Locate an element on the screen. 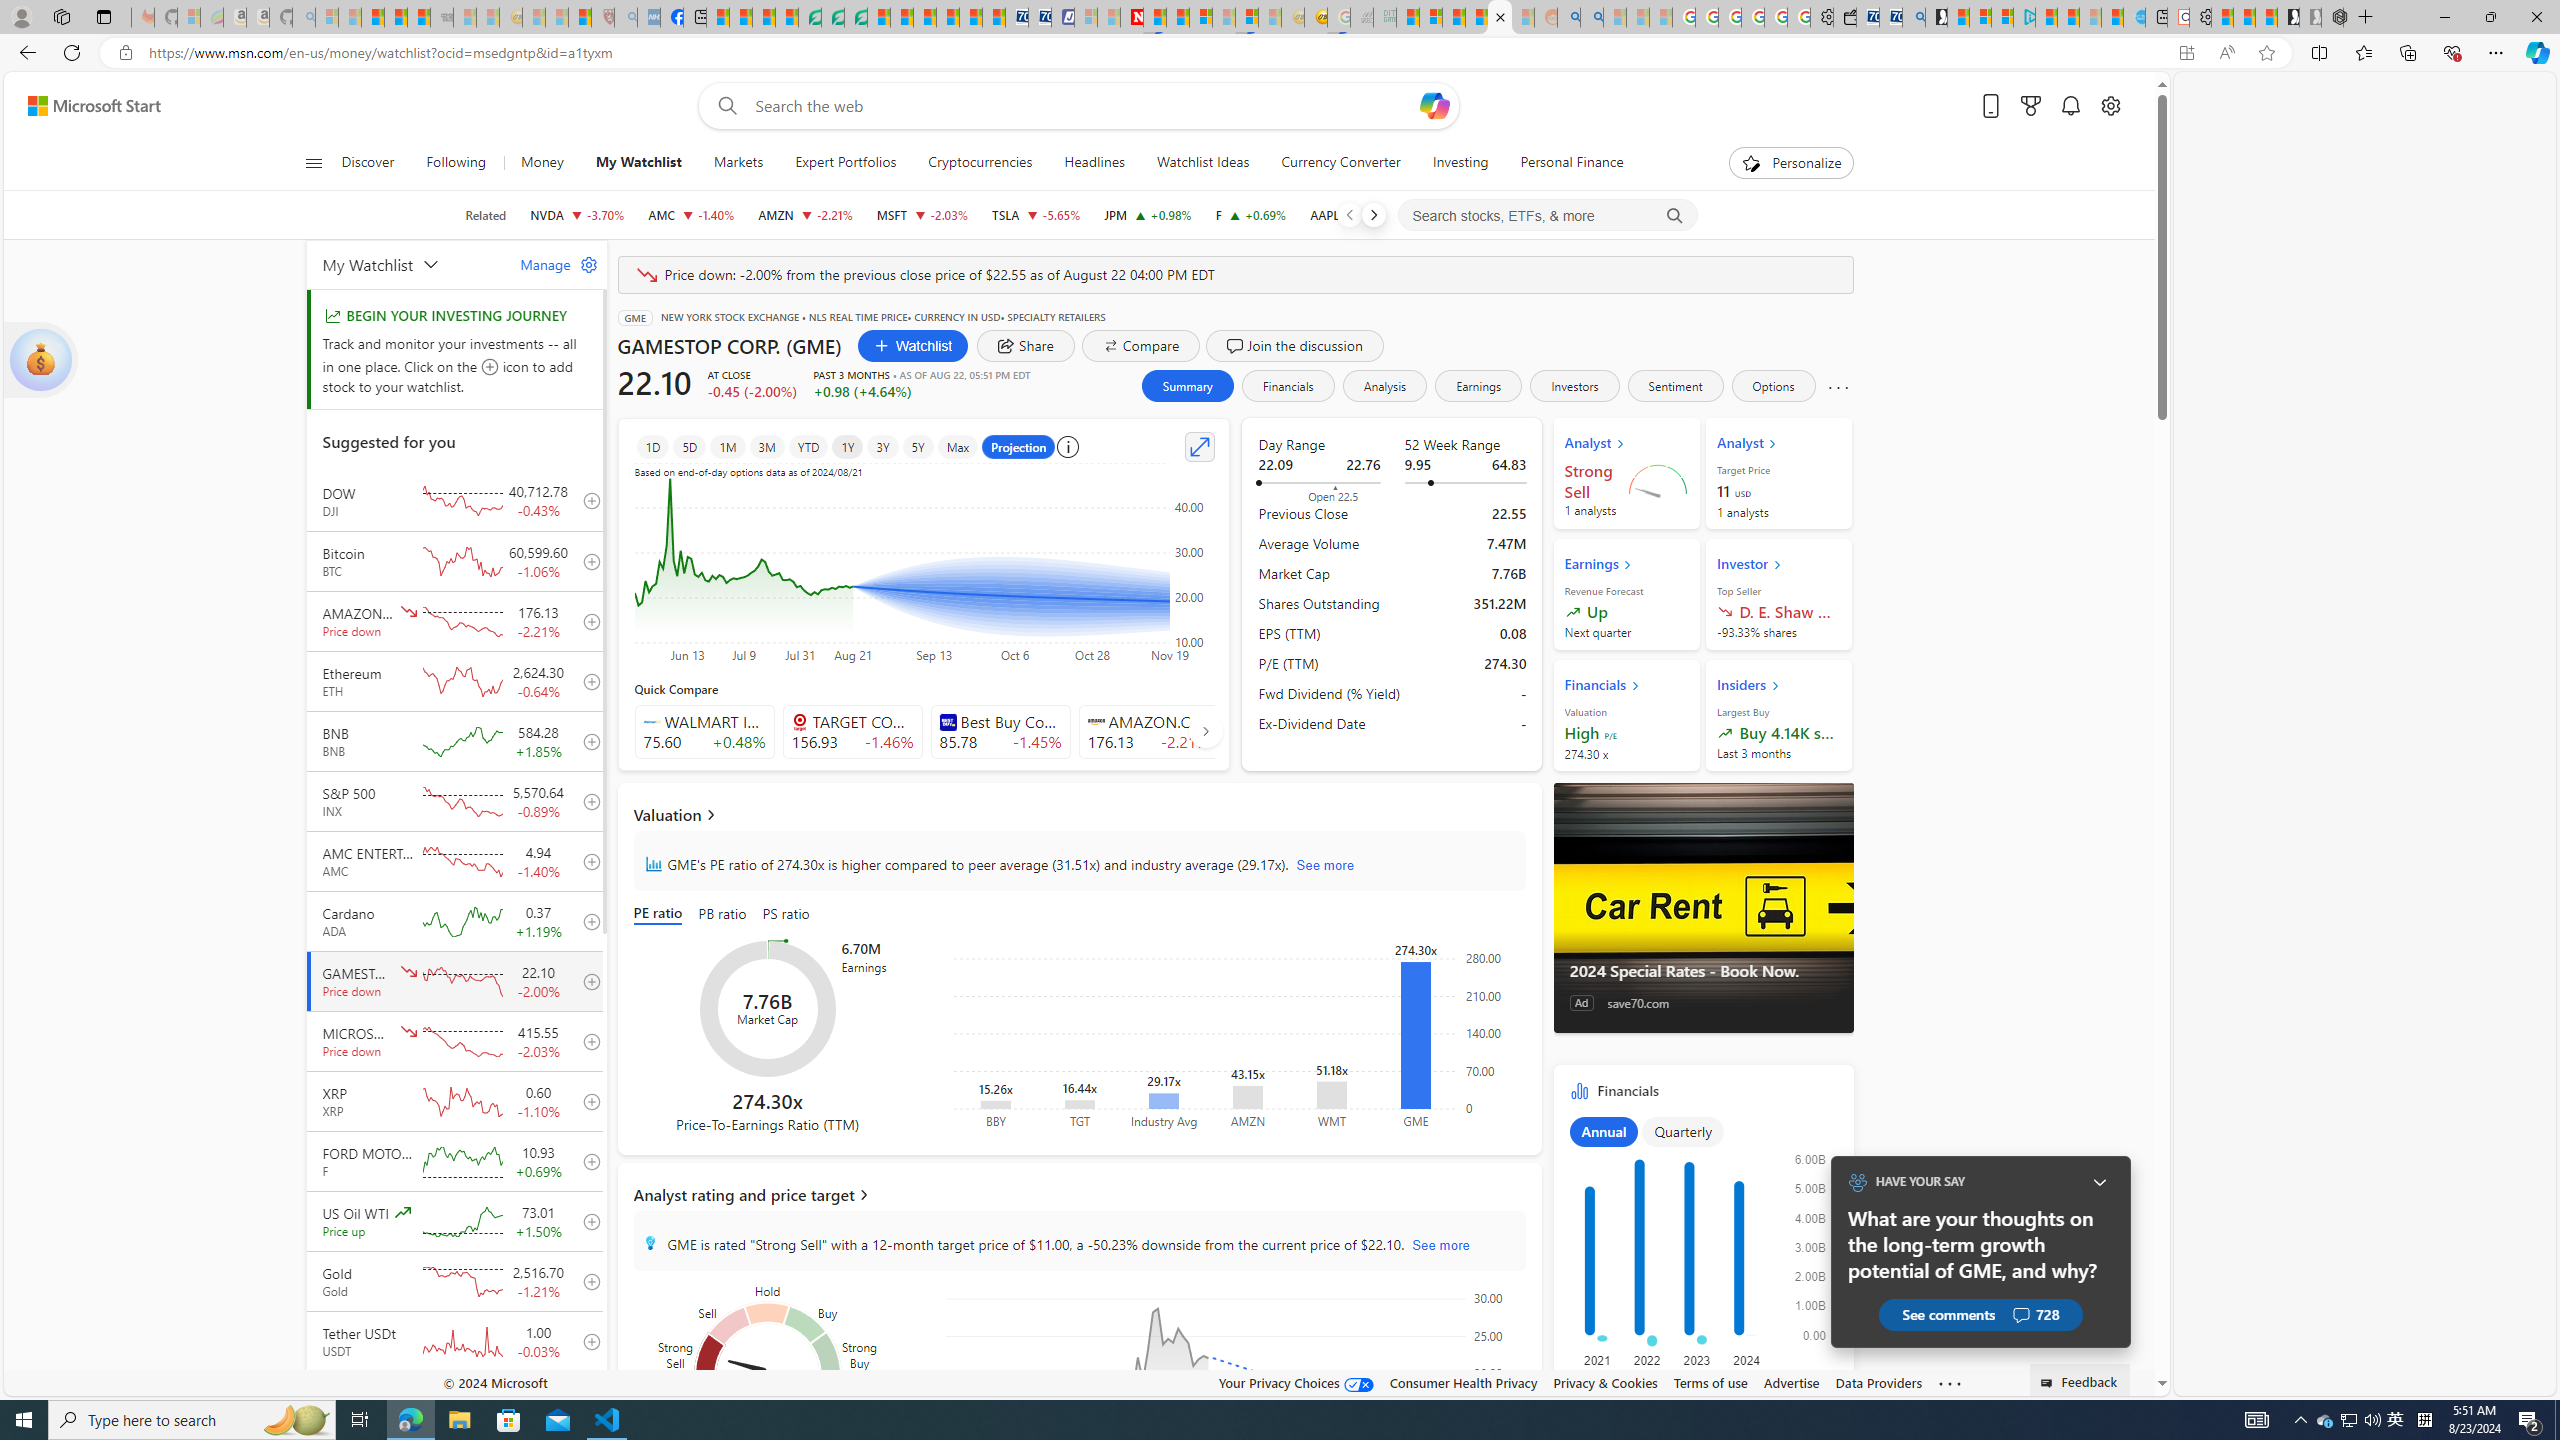 Image resolution: width=2560 pixels, height=1440 pixels. 'Expert Portfolios' is located at coordinates (845, 162).